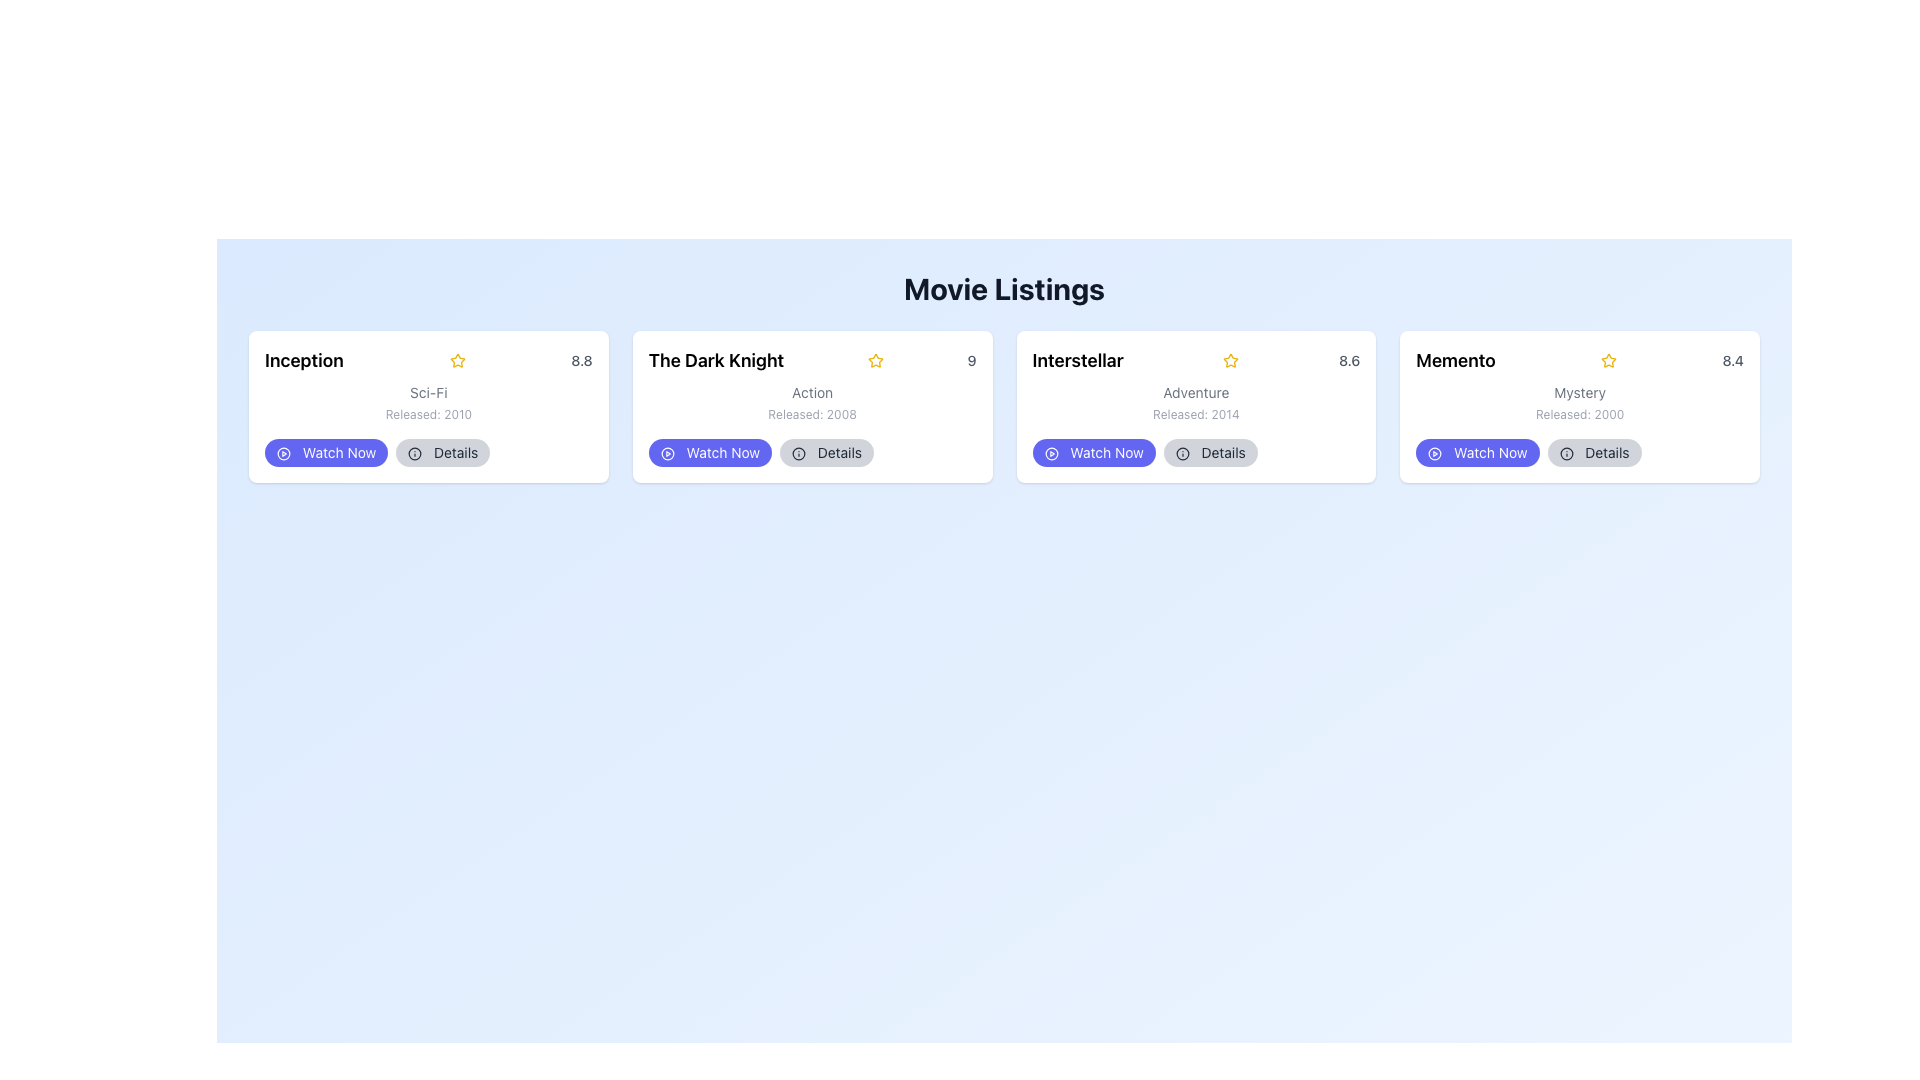 This screenshot has width=1920, height=1080. I want to click on the static text label 'Action' which indicates the genre of the movie 'The Dark Knight', positioned within the movie card layout, so click(812, 393).